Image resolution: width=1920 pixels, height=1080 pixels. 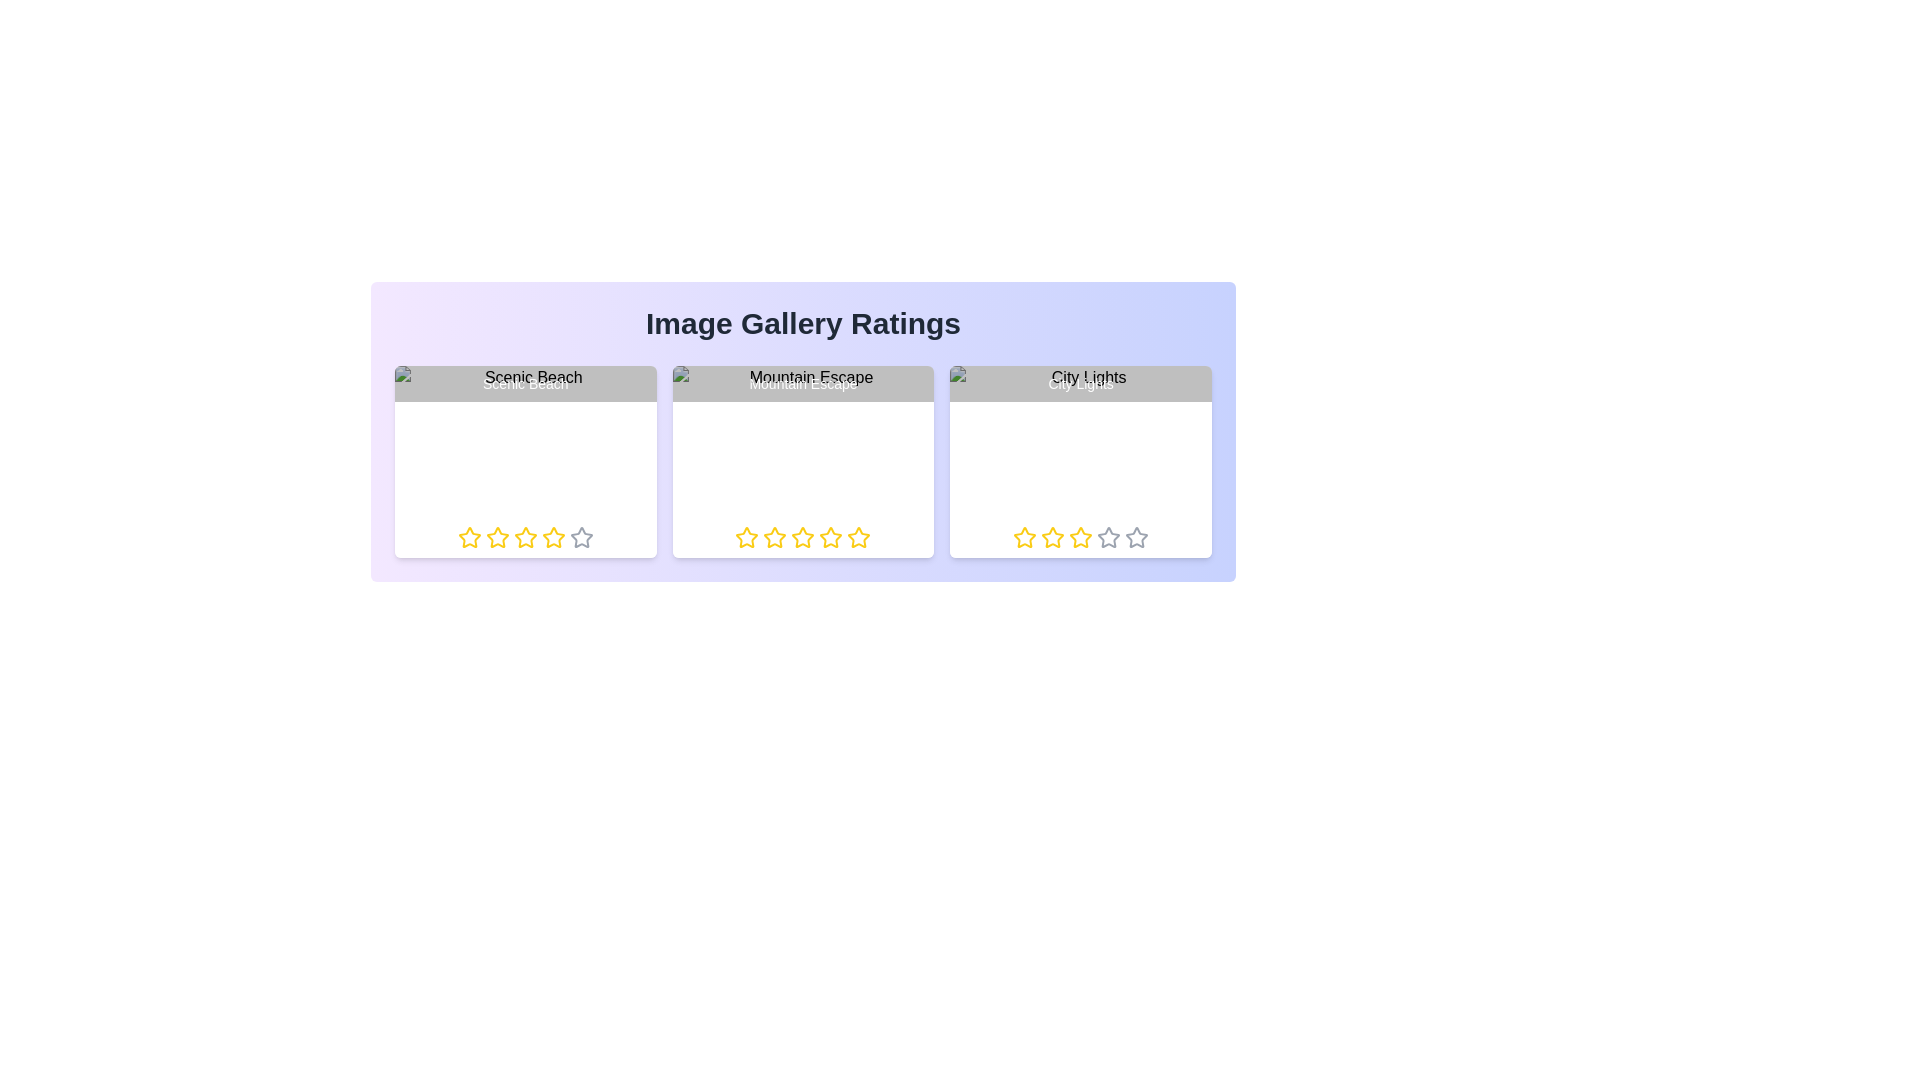 What do you see at coordinates (468, 536) in the screenshot?
I see `the rating of an image to 1 stars by clicking on the respective star` at bounding box center [468, 536].